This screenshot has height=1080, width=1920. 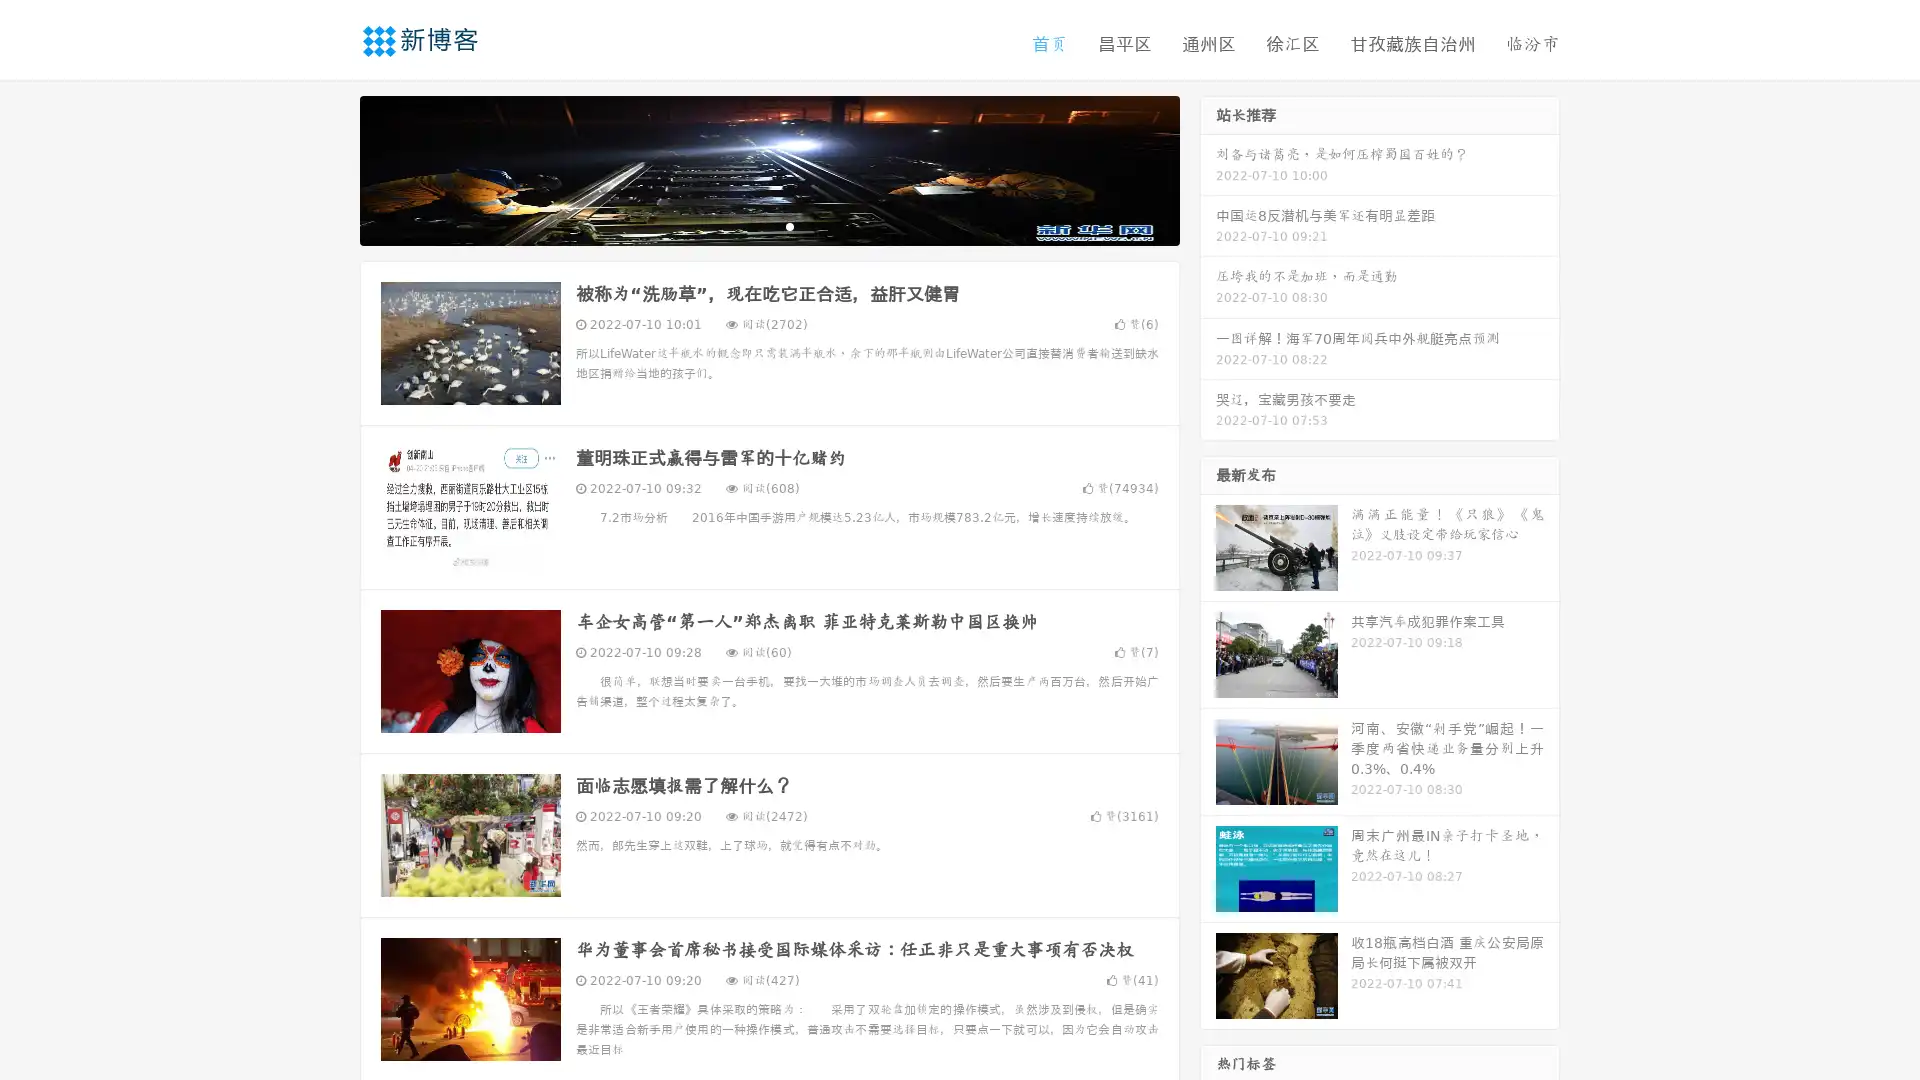 What do you see at coordinates (789, 225) in the screenshot?
I see `Go to slide 3` at bounding box center [789, 225].